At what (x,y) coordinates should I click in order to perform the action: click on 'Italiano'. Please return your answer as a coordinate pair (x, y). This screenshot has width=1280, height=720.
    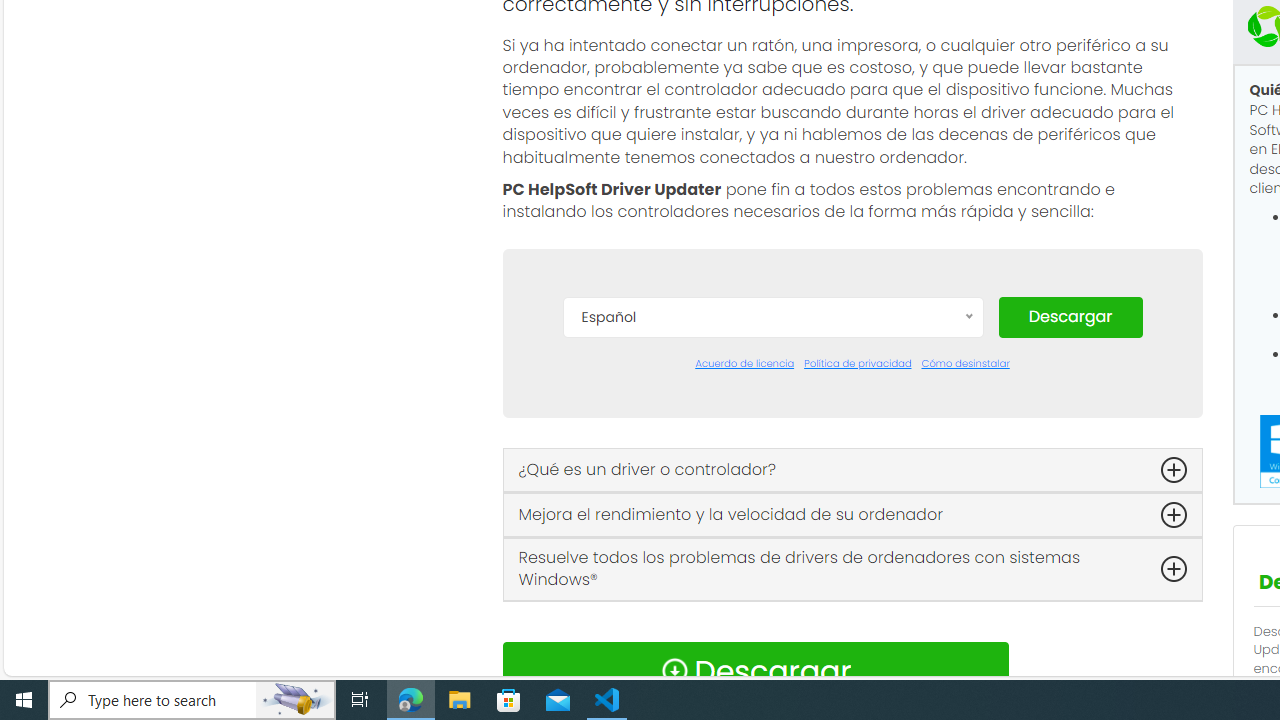
    Looking at the image, I should click on (771, 591).